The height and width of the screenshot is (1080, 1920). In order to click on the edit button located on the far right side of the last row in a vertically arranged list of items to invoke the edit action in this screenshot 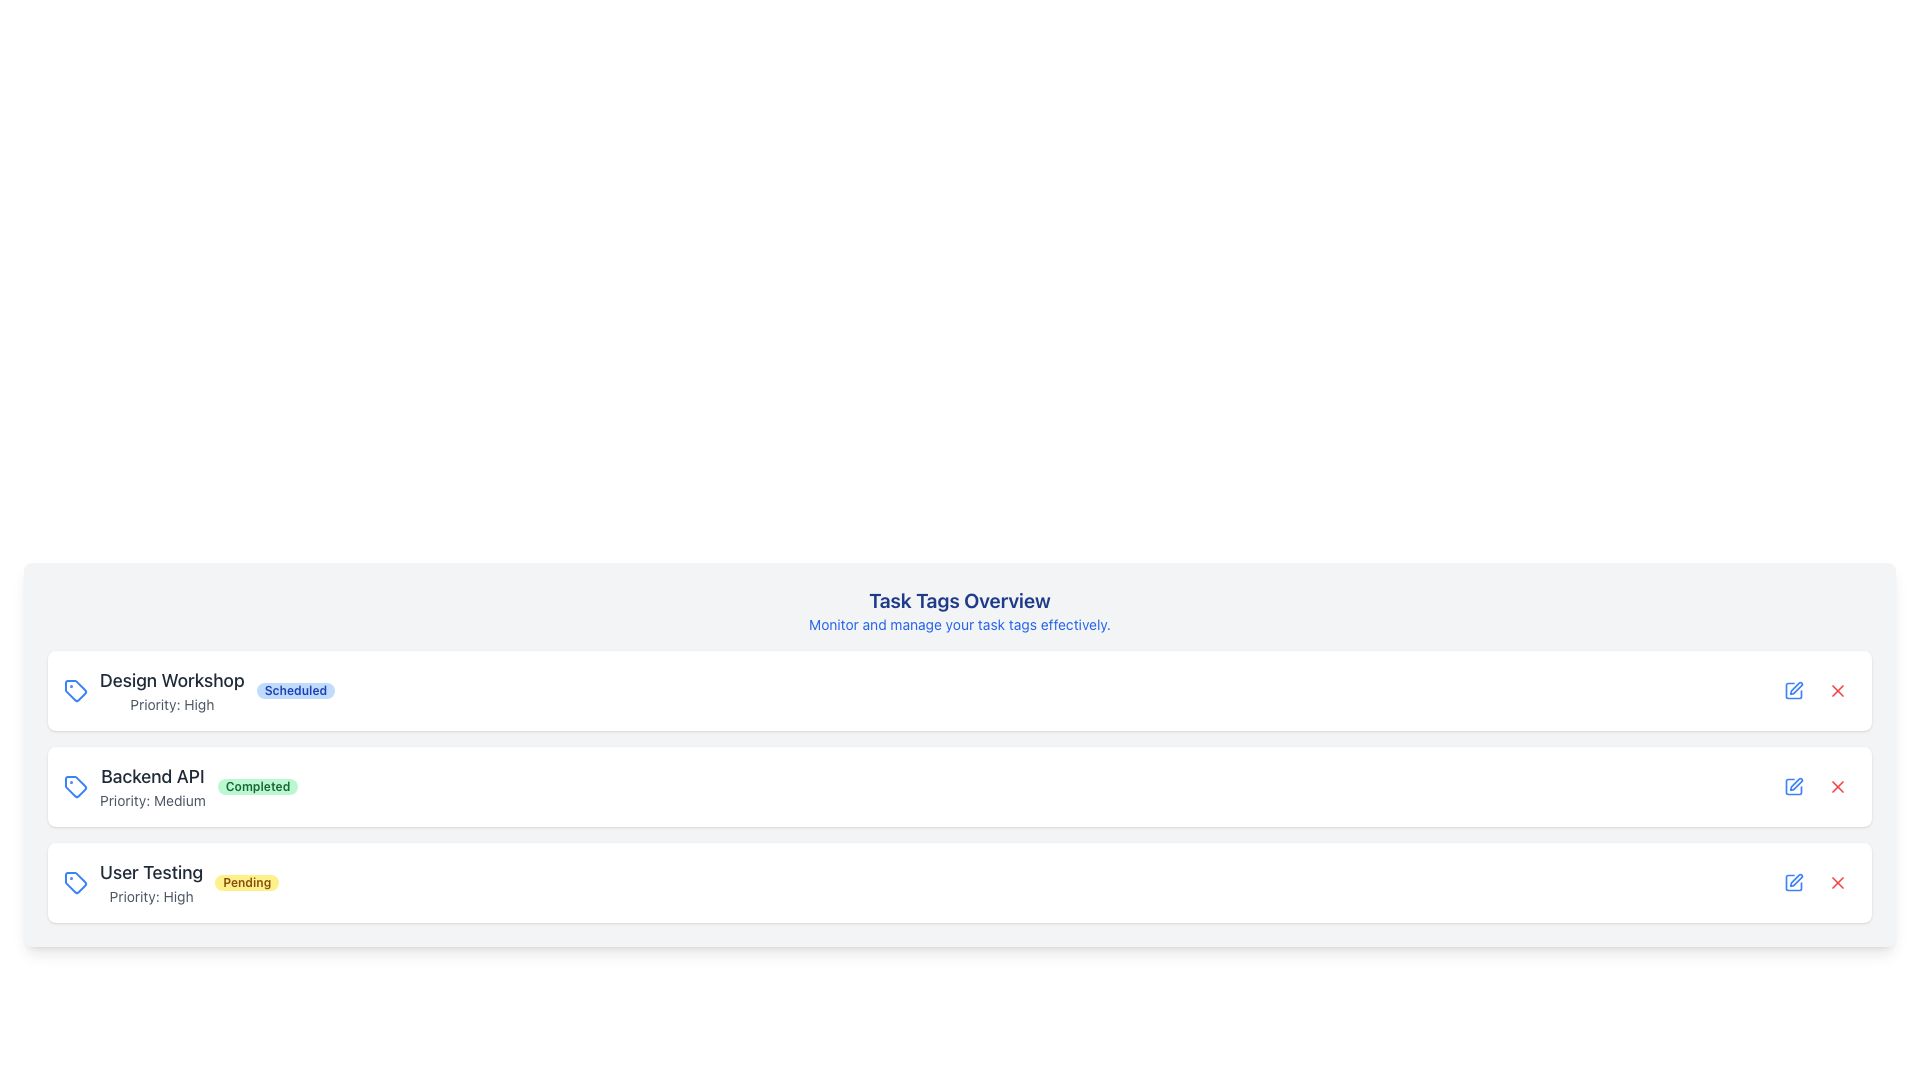, I will do `click(1794, 882)`.